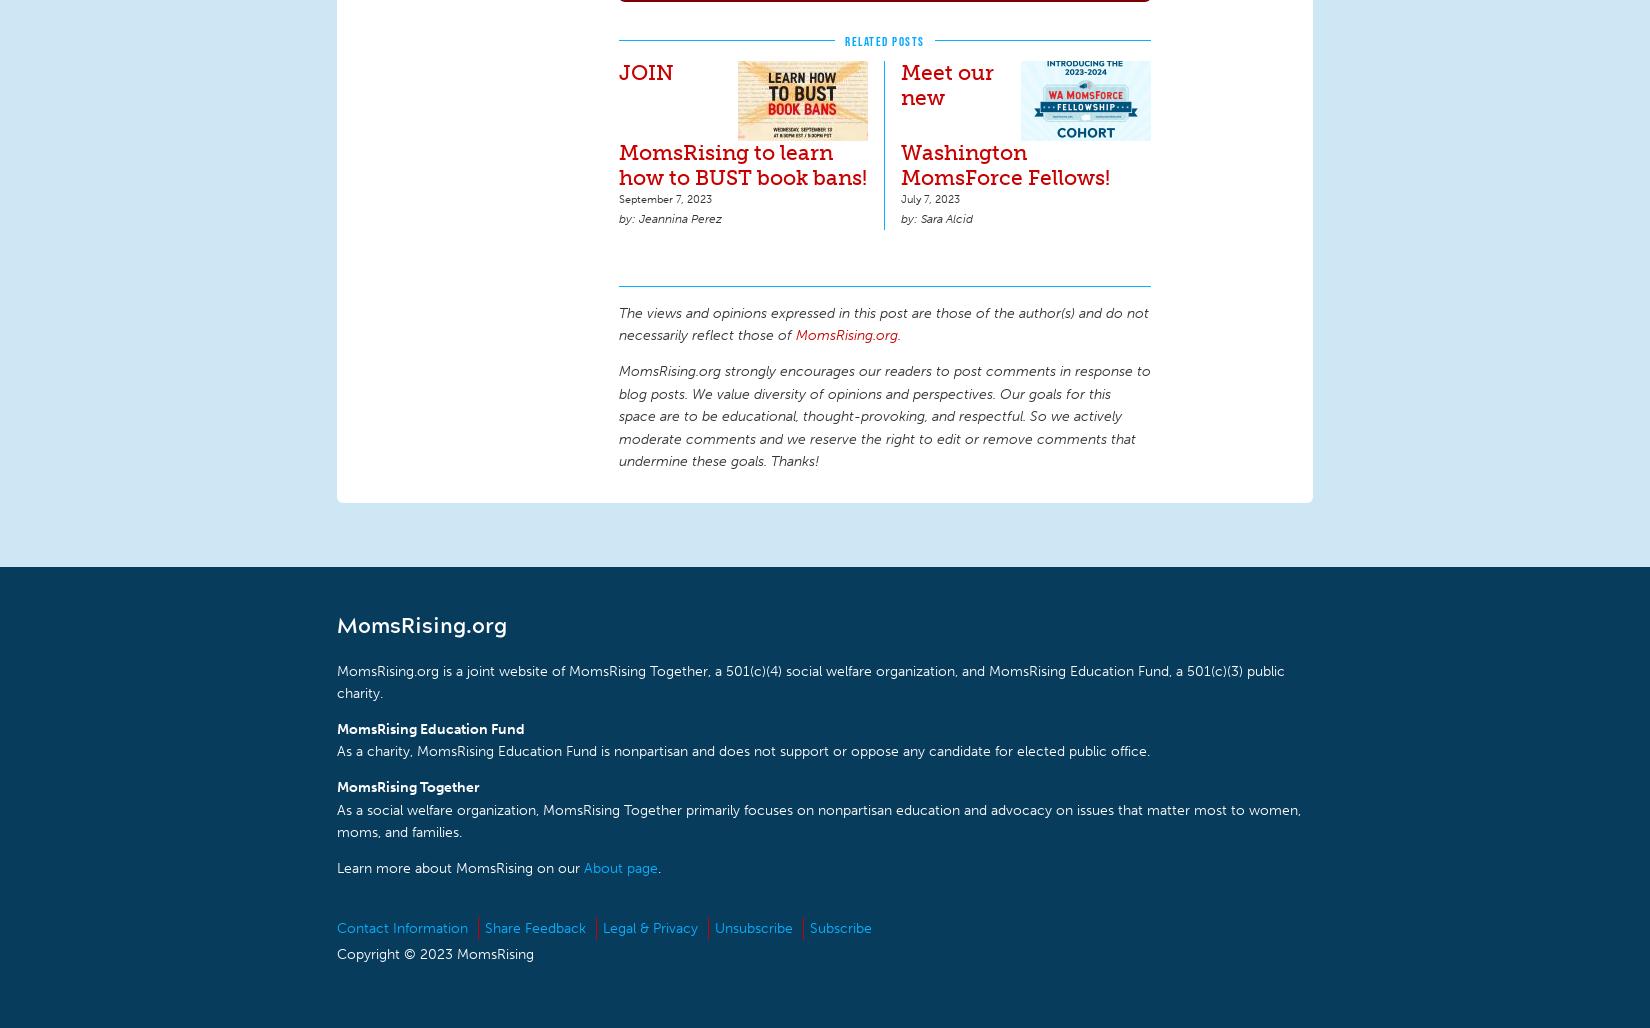 Image resolution: width=1650 pixels, height=1028 pixels. I want to click on 'MomsRising.org strongly encourages our readers to post comments in response to blog posts. We value diversity of opinions and perspectives. Our goals for this space are to be educational, thought-provoking, and respectful. So we actively moderate comments and we reserve the right to edit or remove comments that undermine these goals. Thanks!', so click(885, 416).